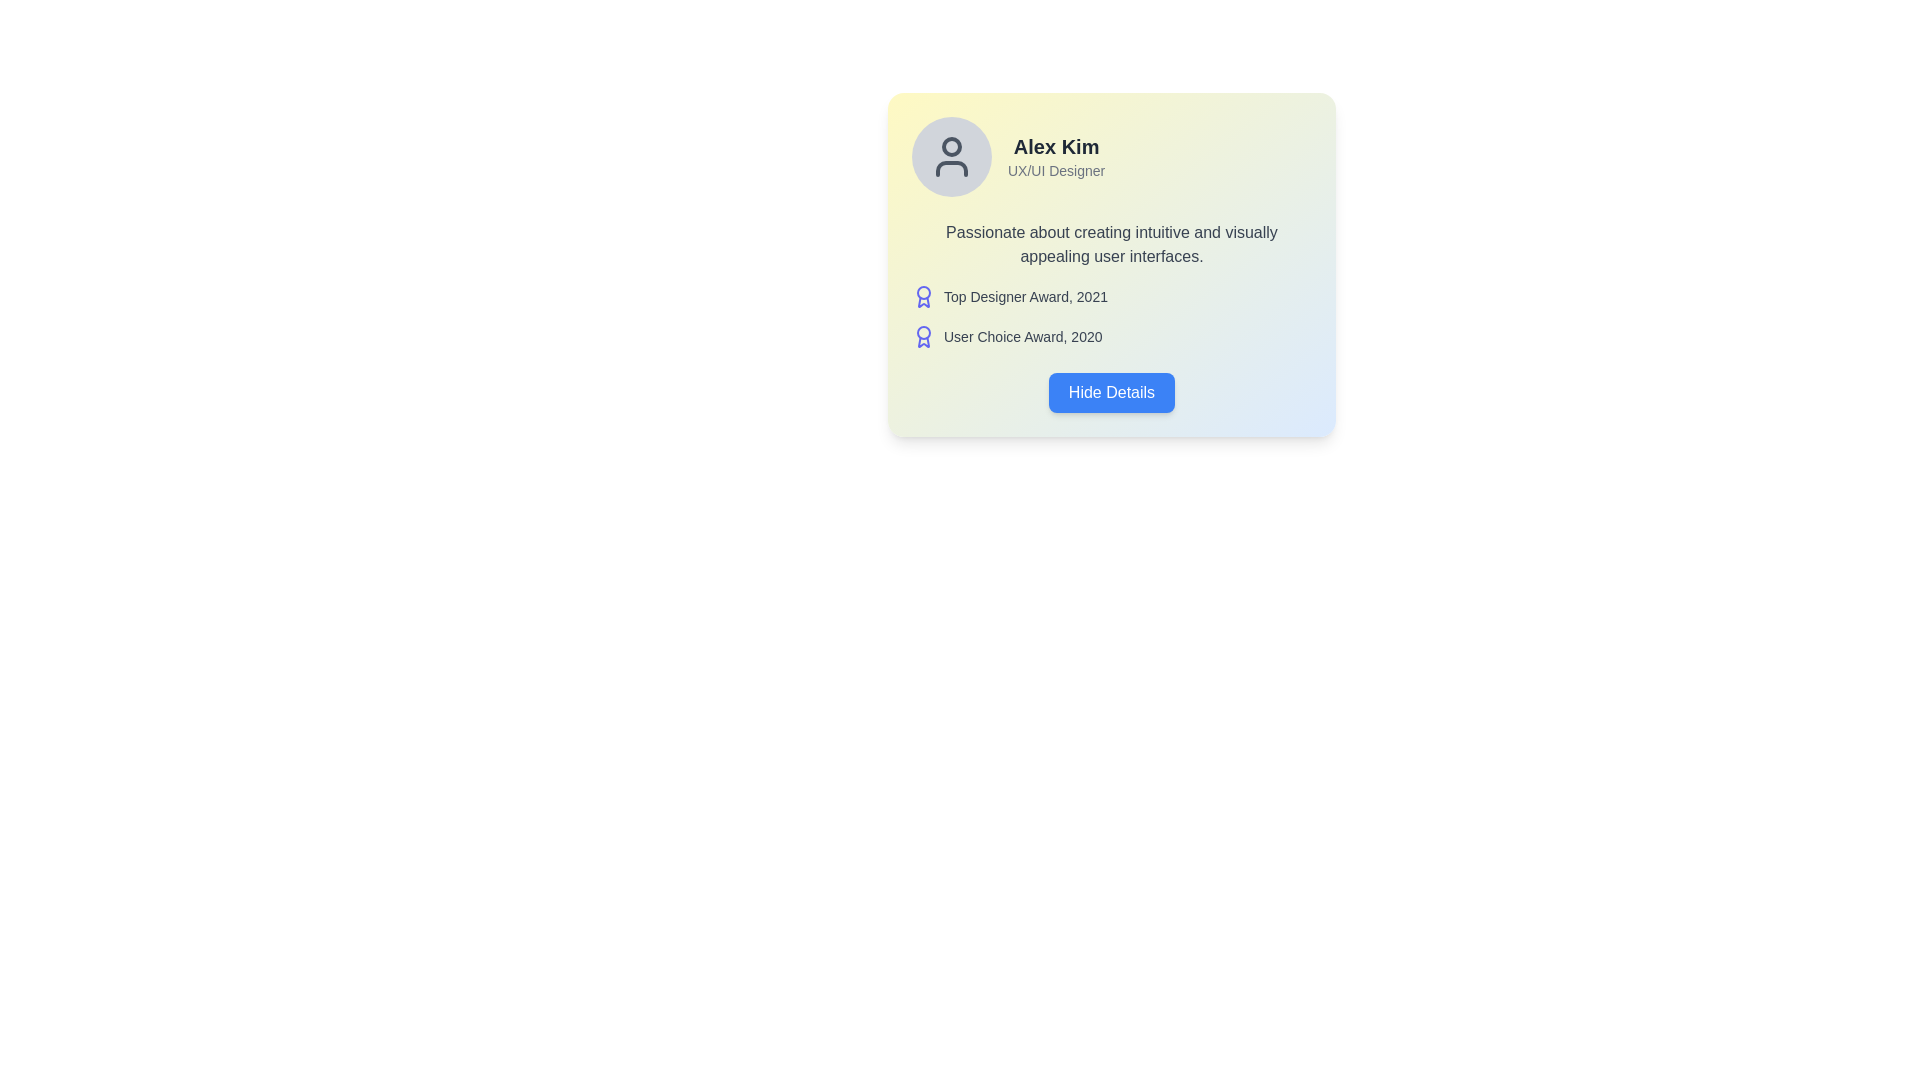 This screenshot has height=1080, width=1920. I want to click on the lower ribbon portion of the award icon, which is part of a decorative vector graphic representing the 'Top Designer Award, 2021', so click(923, 302).